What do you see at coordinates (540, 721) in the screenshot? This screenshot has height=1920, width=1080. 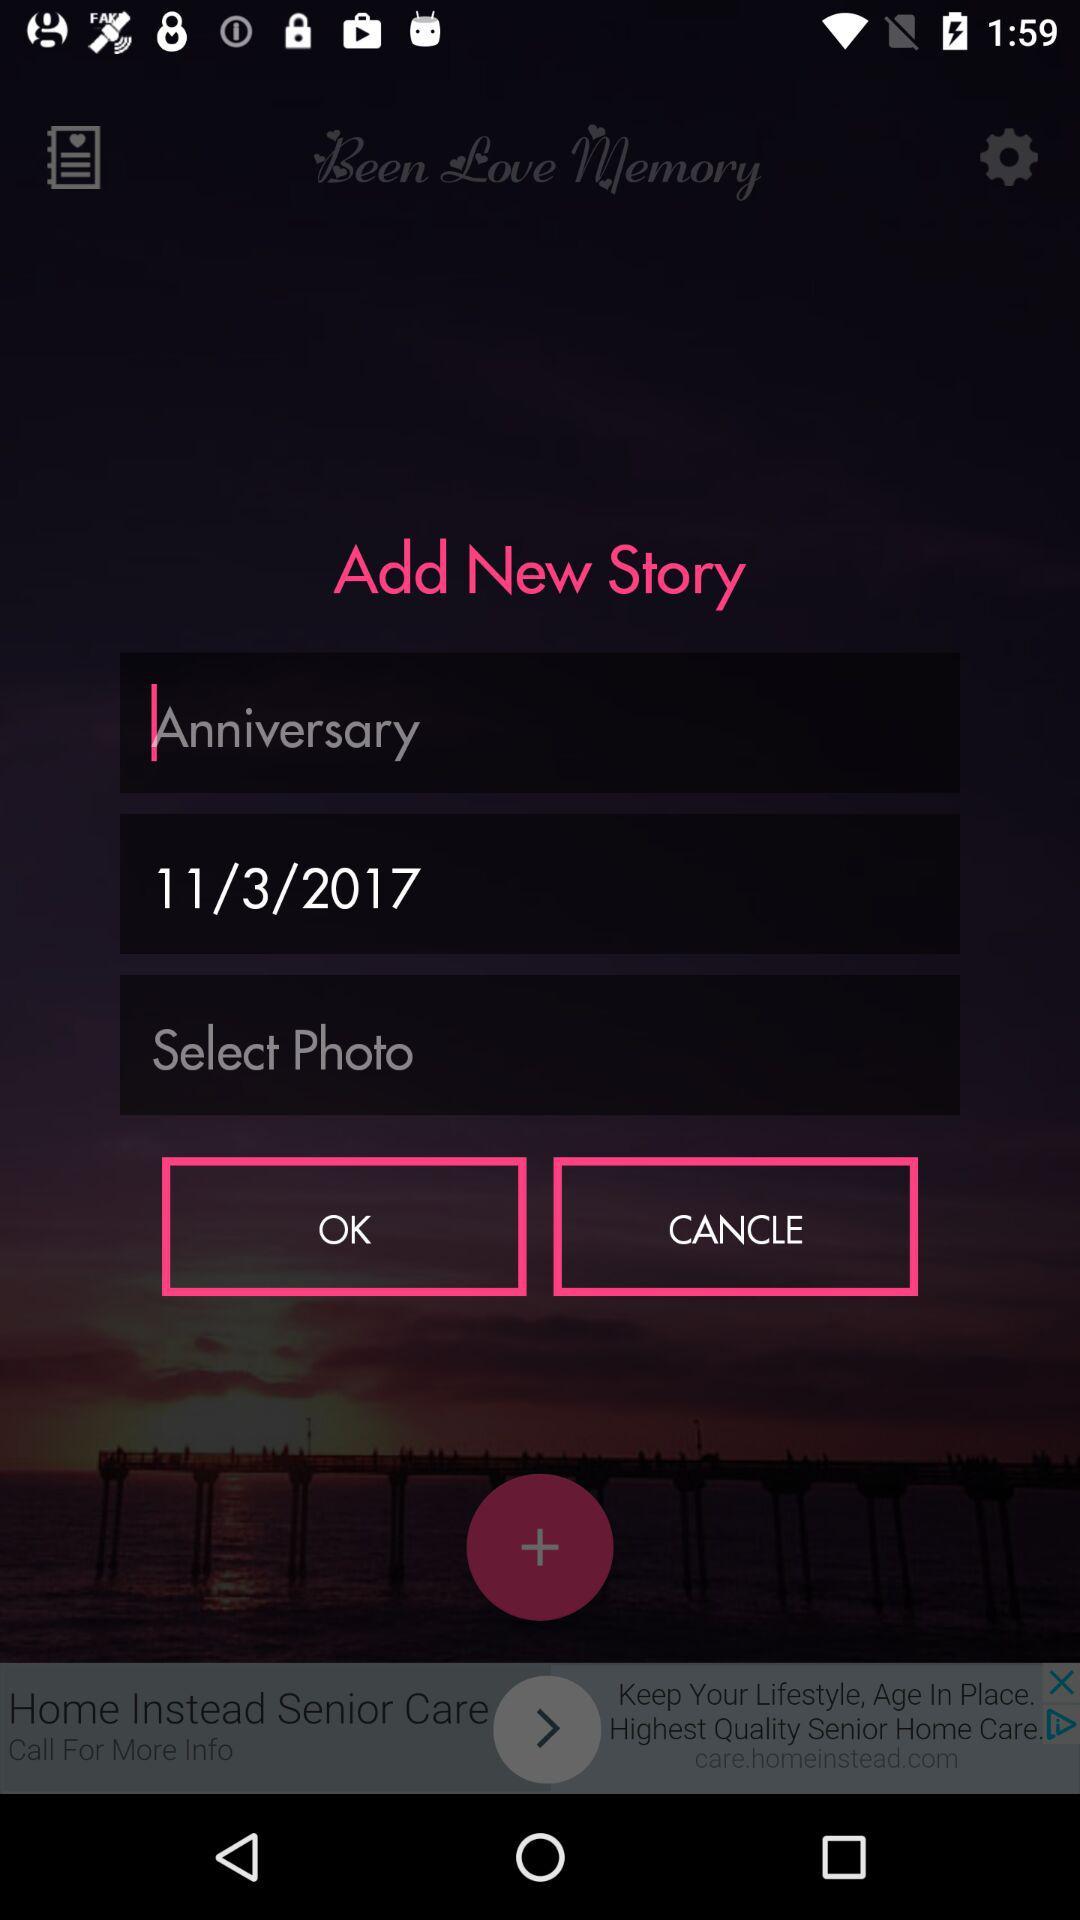 I see `icon below add new story icon` at bounding box center [540, 721].